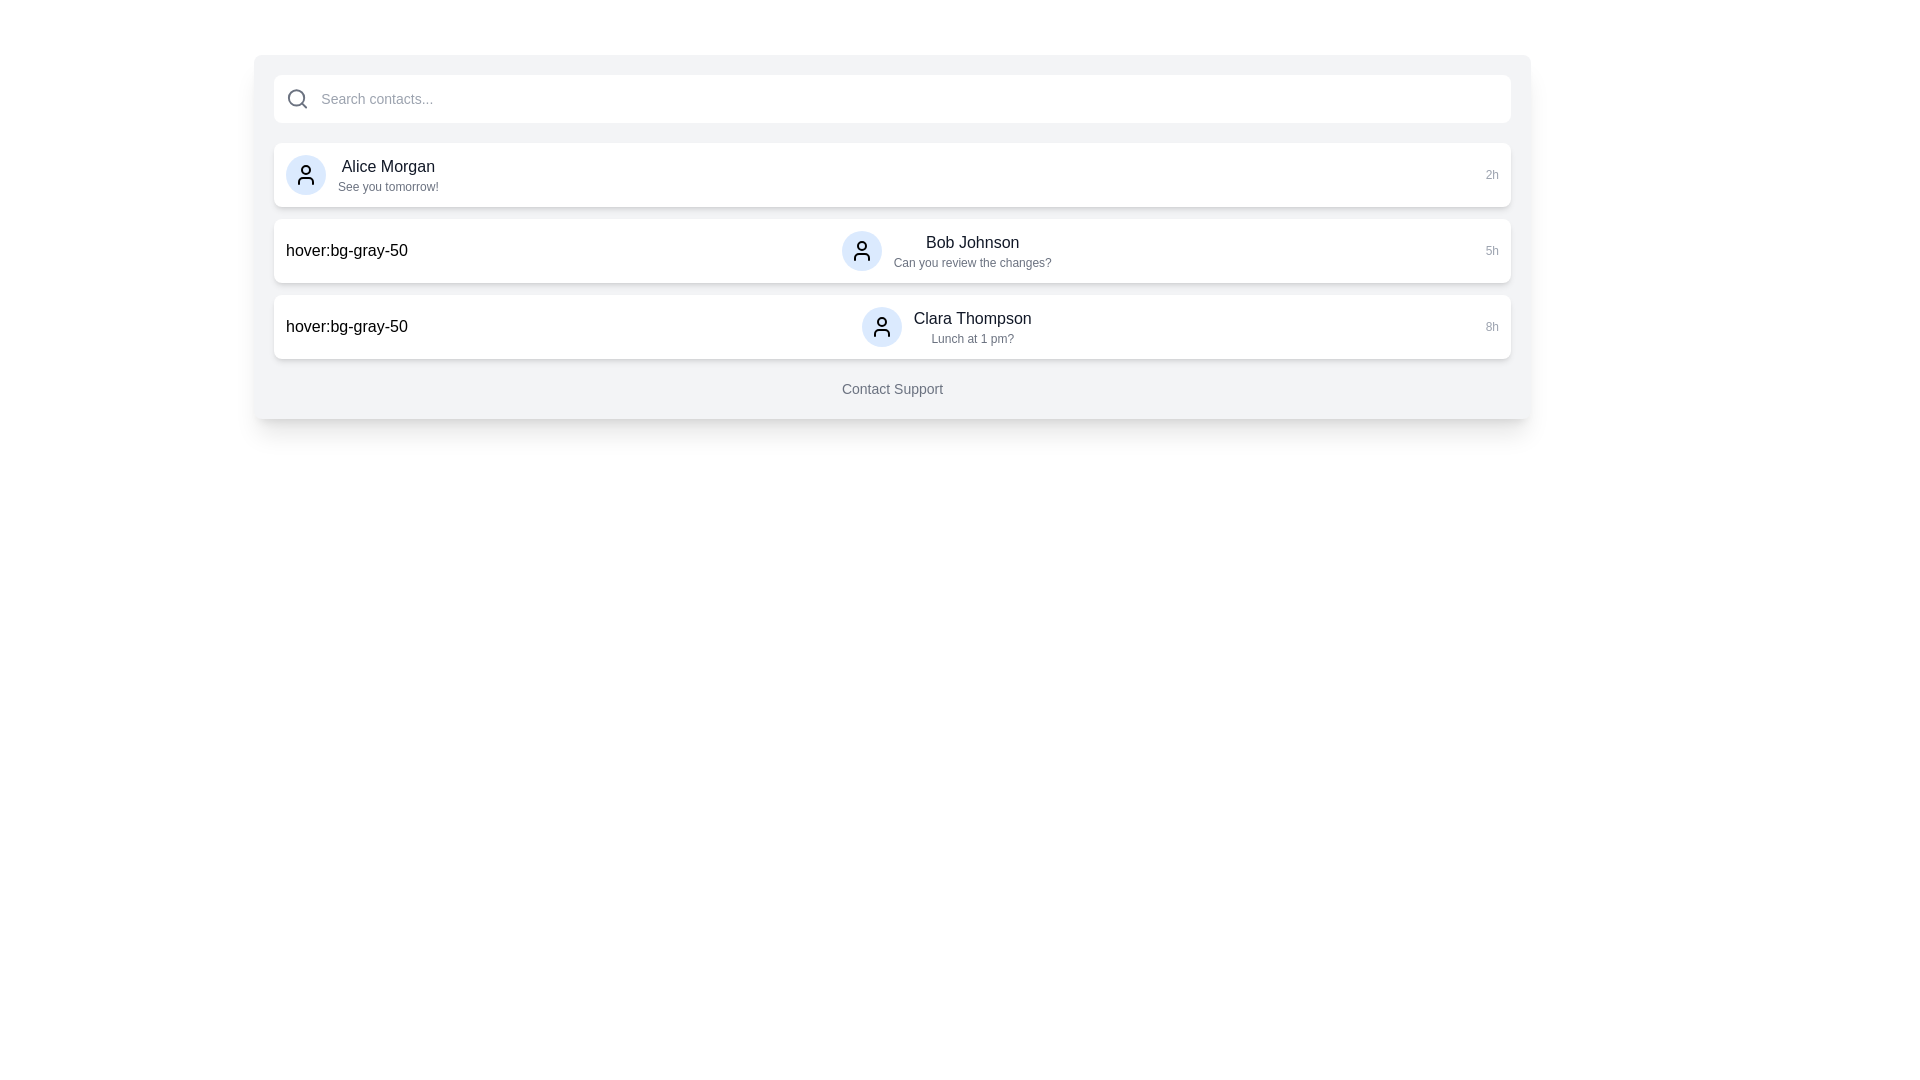 Image resolution: width=1920 pixels, height=1080 pixels. What do you see at coordinates (945, 249) in the screenshot?
I see `to select the user contact preview item located in the second position of the vertical list, which displays the user's name, avatar, and a brief message` at bounding box center [945, 249].